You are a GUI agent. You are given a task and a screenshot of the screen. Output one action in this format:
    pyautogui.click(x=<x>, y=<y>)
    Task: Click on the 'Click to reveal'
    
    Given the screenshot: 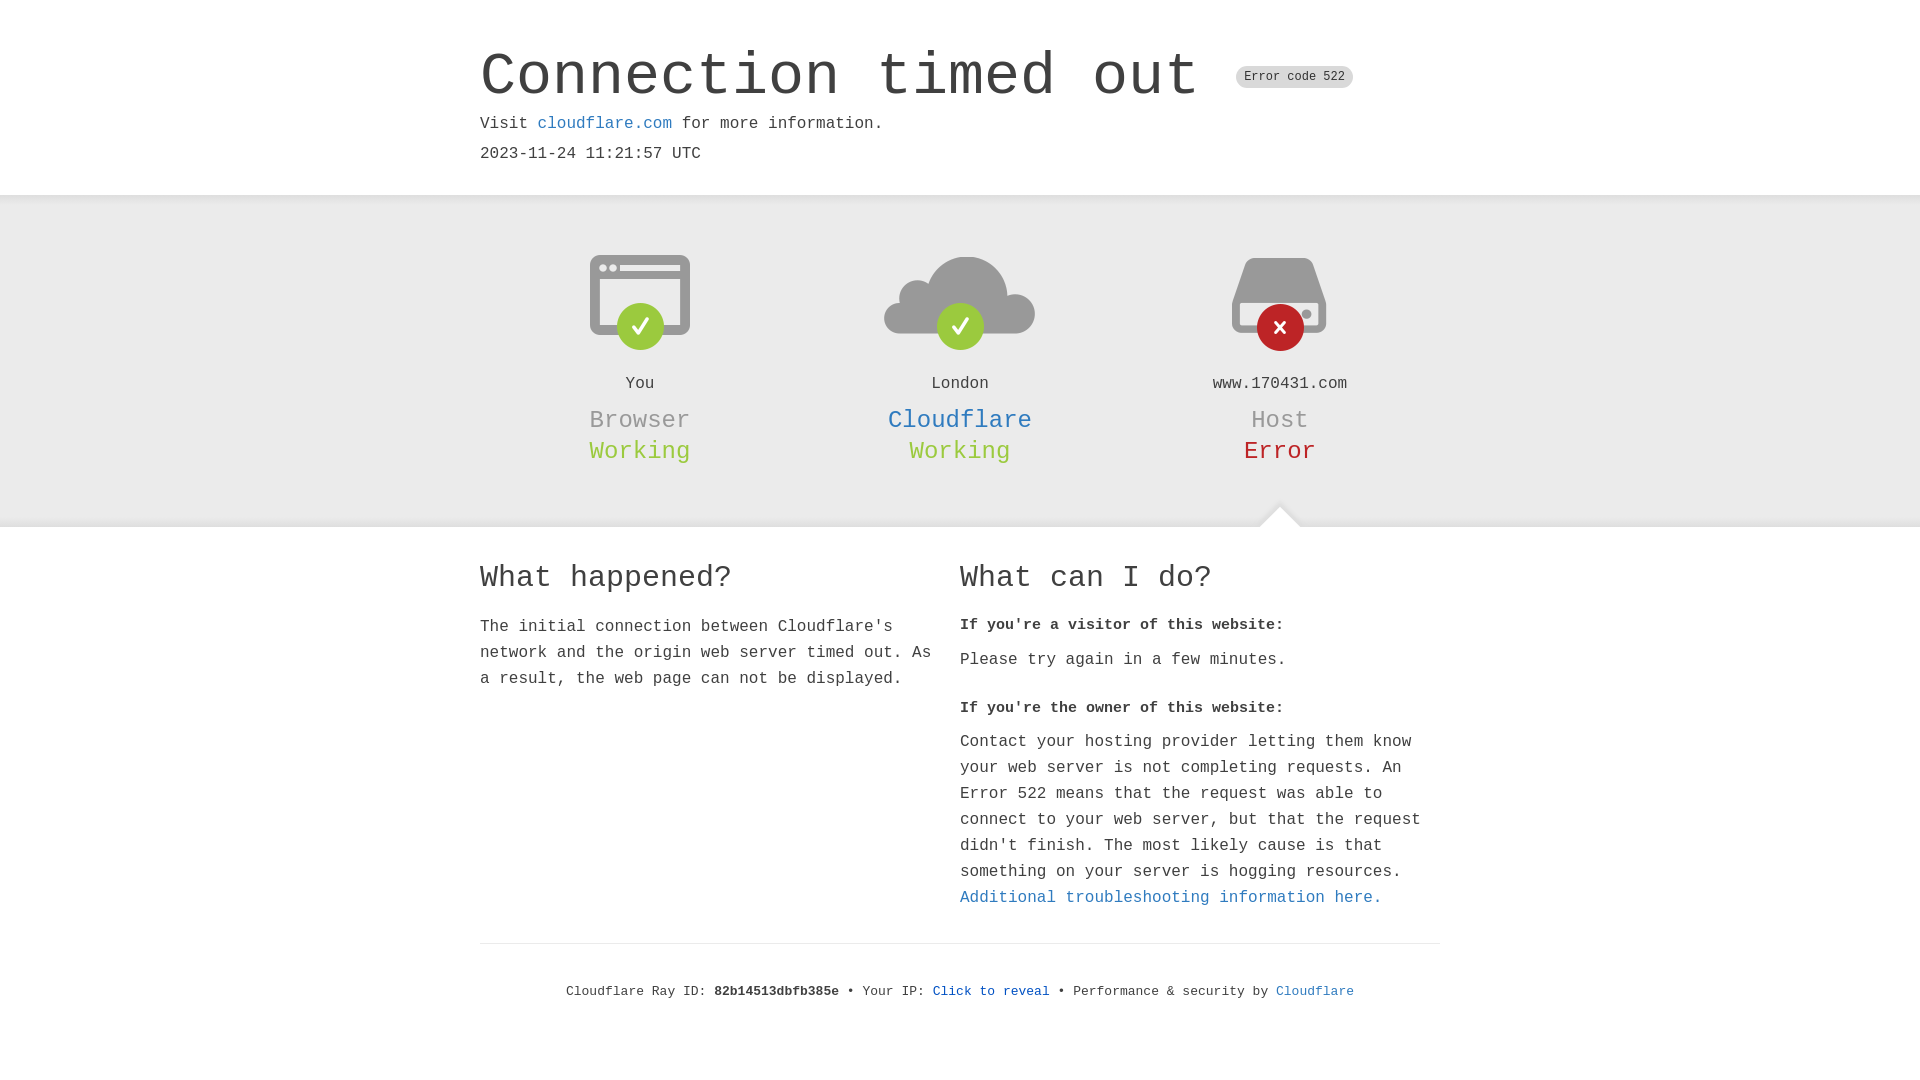 What is the action you would take?
    pyautogui.click(x=991, y=991)
    